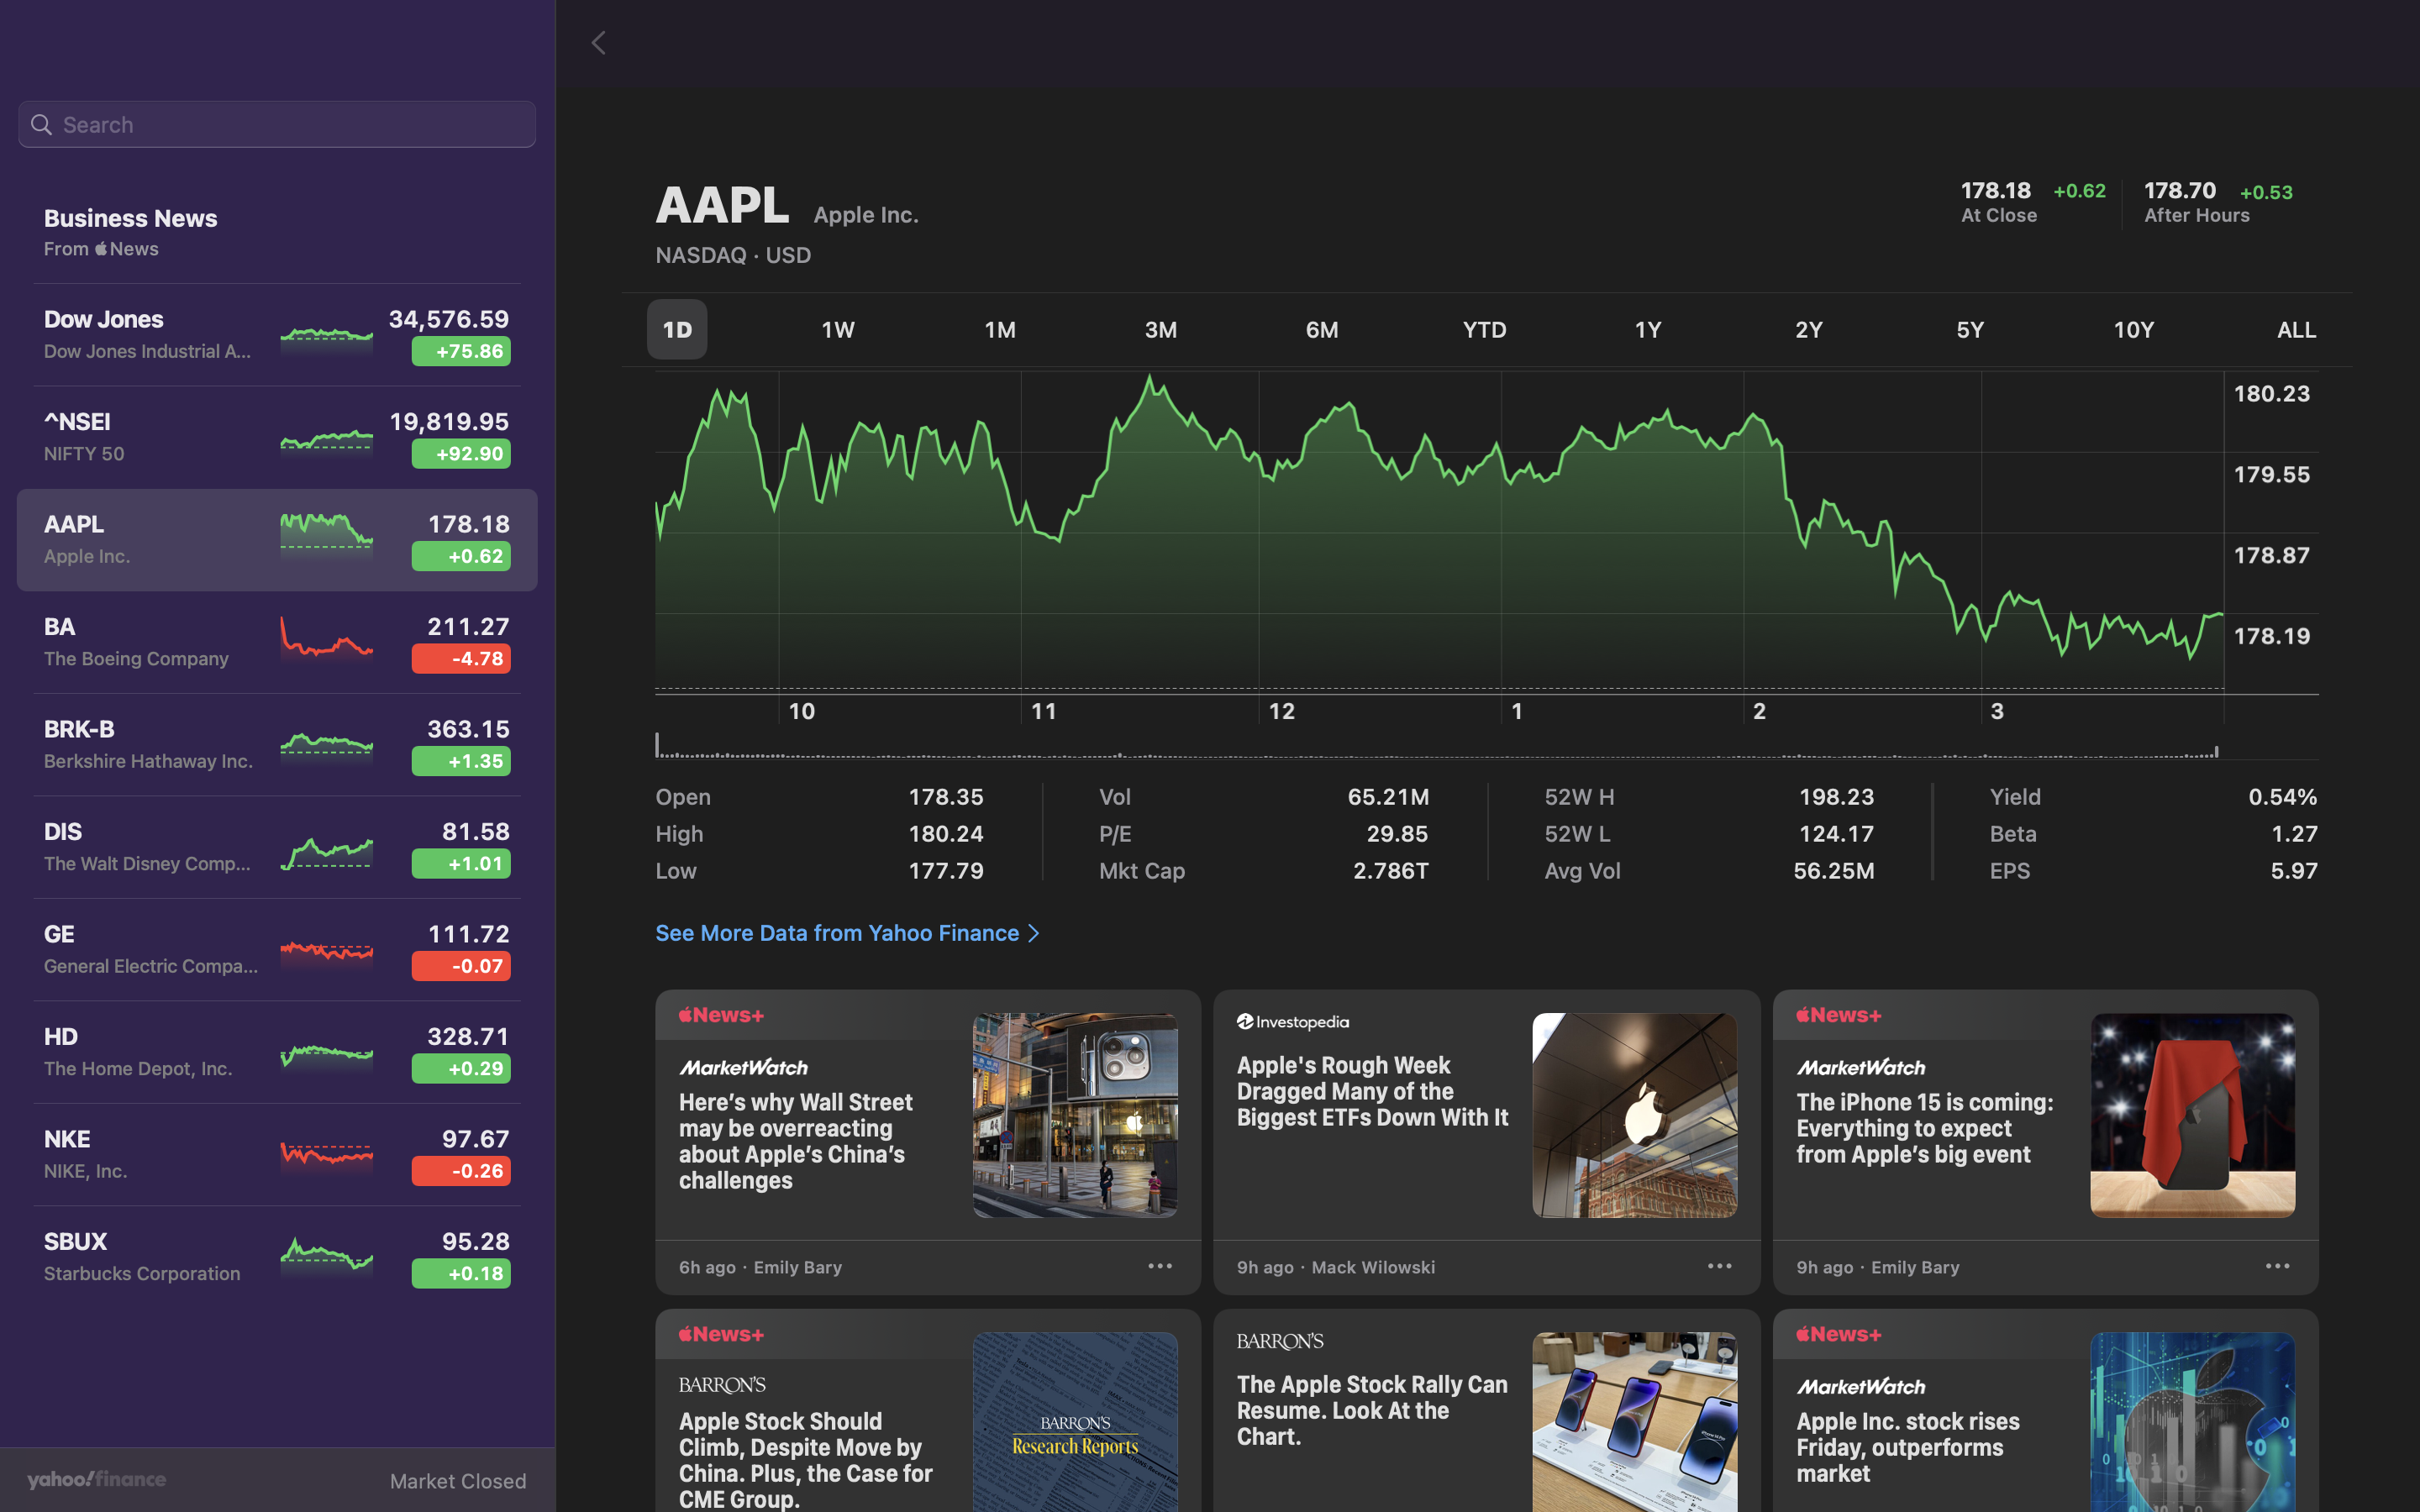  Describe the element at coordinates (2283, 331) in the screenshot. I see `an overview of the stock movement for the entire available data` at that location.